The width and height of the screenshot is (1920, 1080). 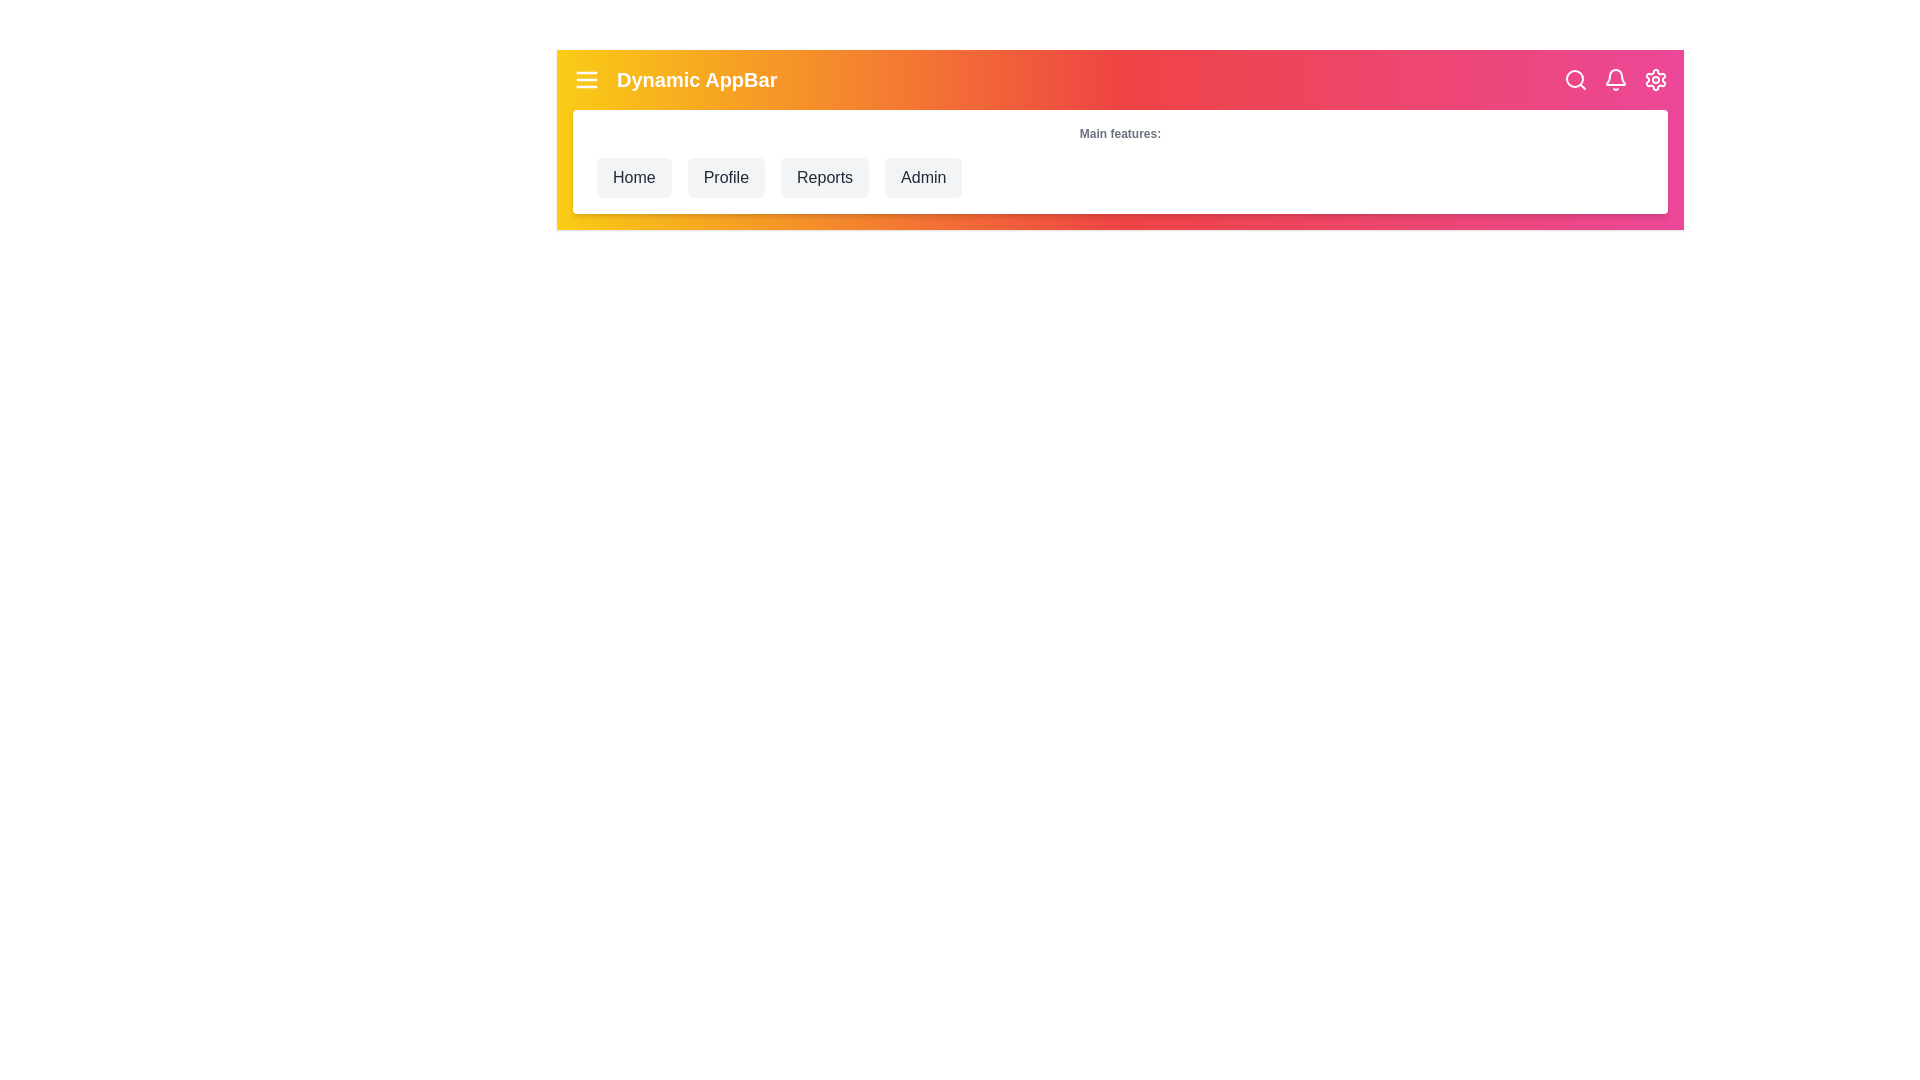 What do you see at coordinates (724, 176) in the screenshot?
I see `the Profile navigation menu item to navigate to its respective section` at bounding box center [724, 176].